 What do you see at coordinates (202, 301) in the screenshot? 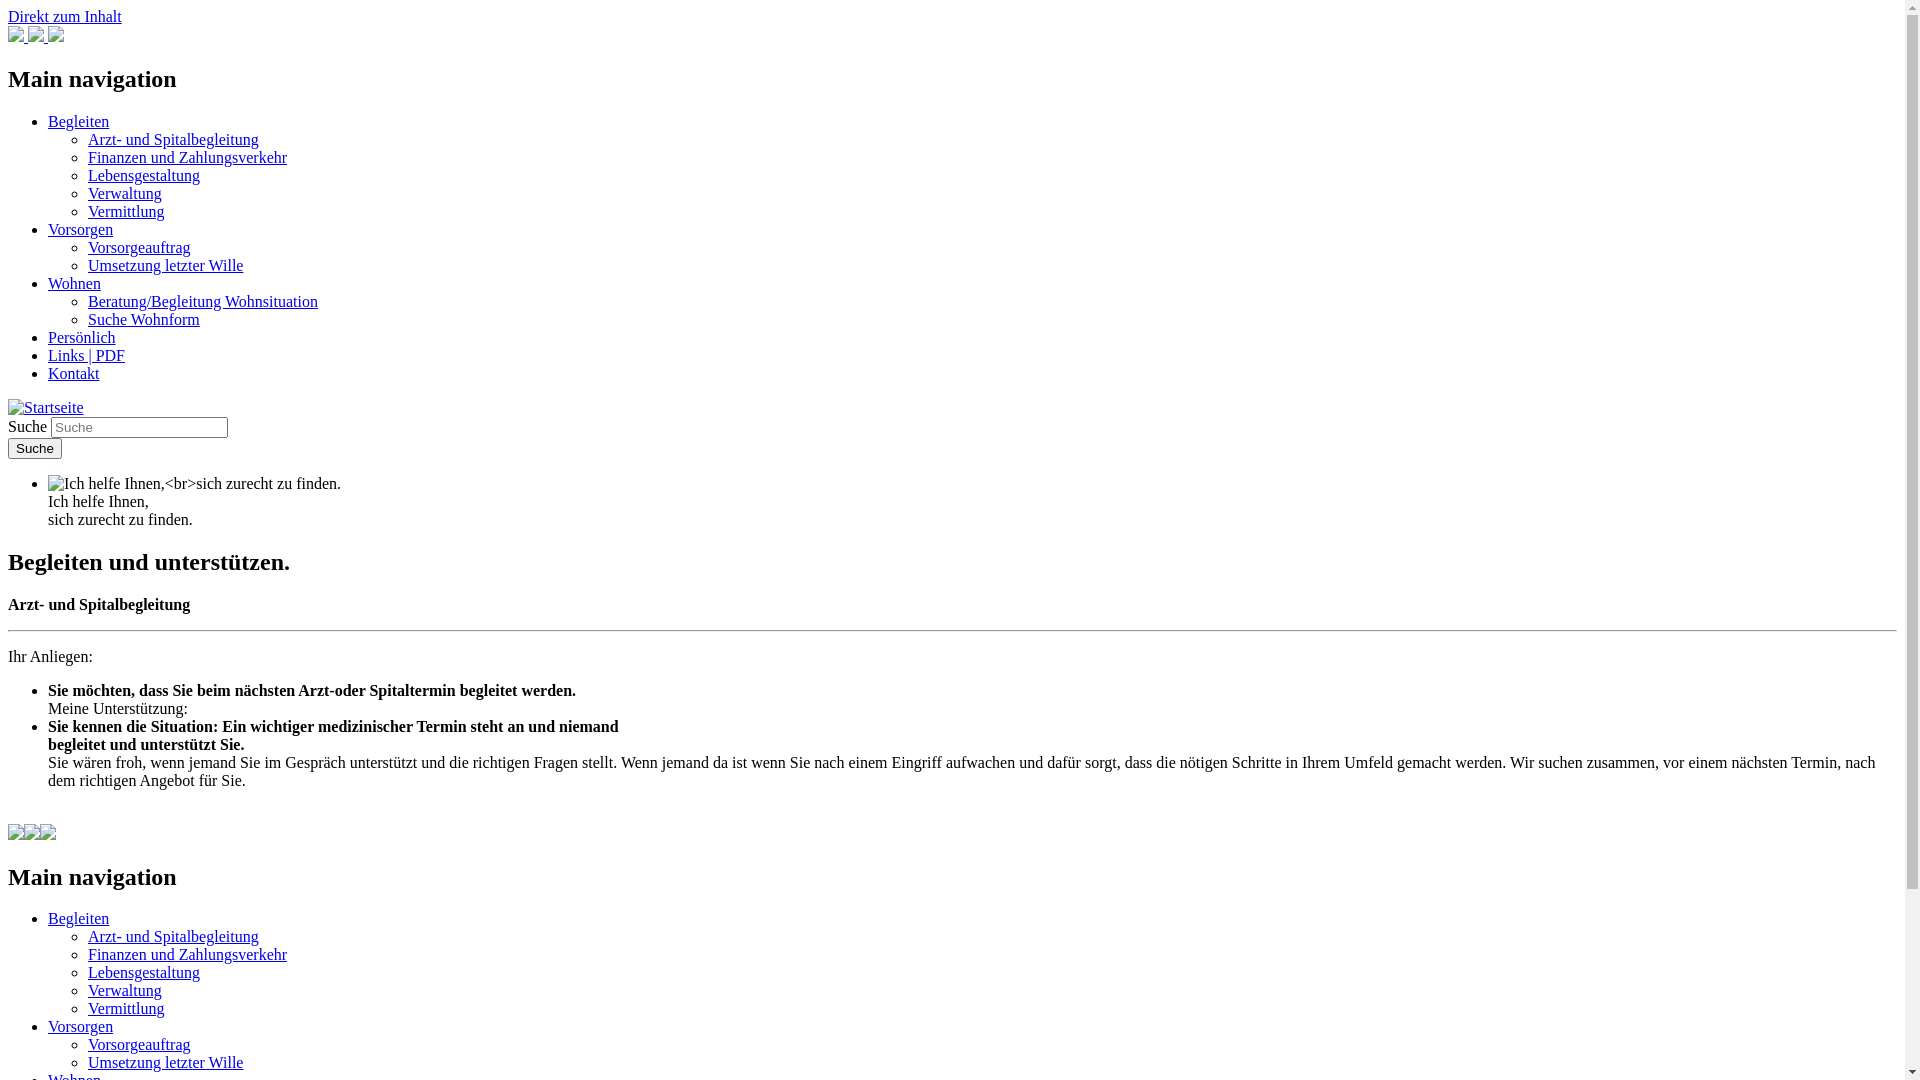
I see `'Beratung/Begleitung Wohnsituation'` at bounding box center [202, 301].